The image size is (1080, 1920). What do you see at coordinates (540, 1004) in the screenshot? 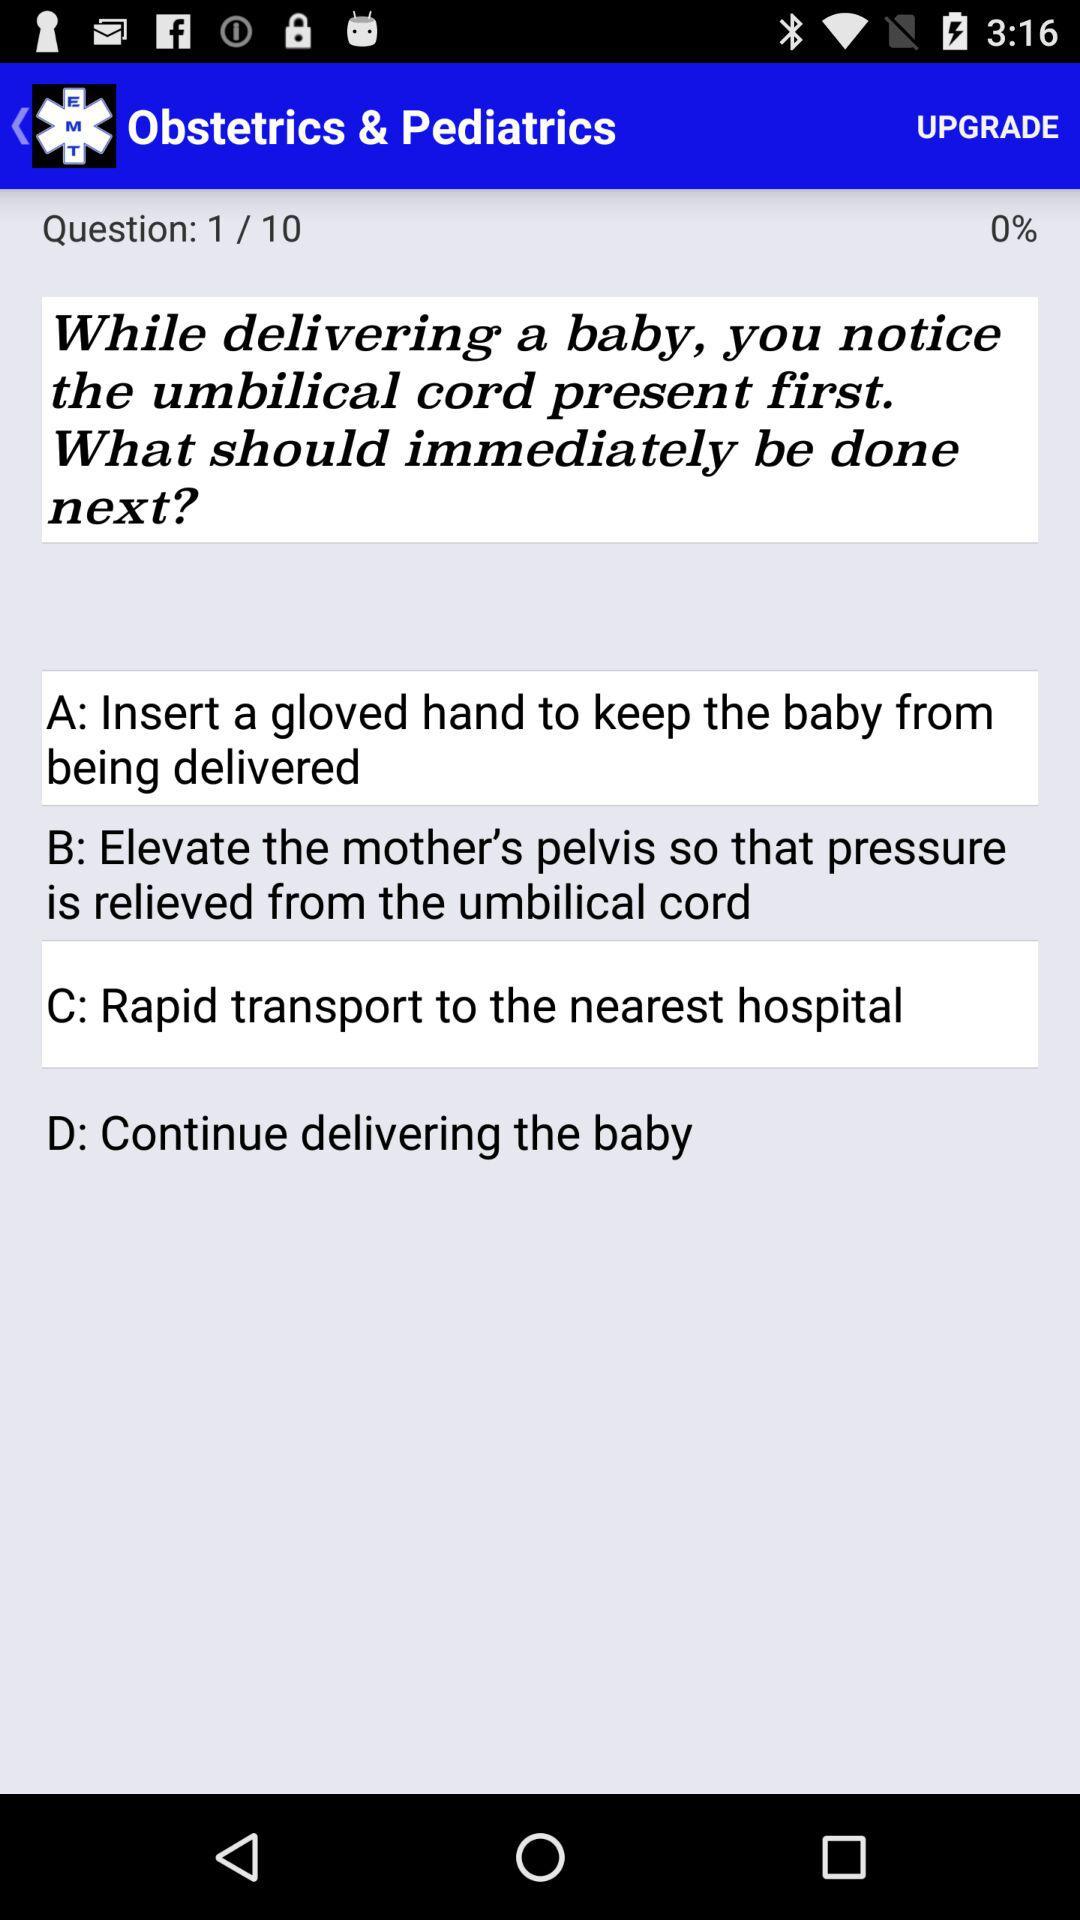
I see `c rapid transport item` at bounding box center [540, 1004].